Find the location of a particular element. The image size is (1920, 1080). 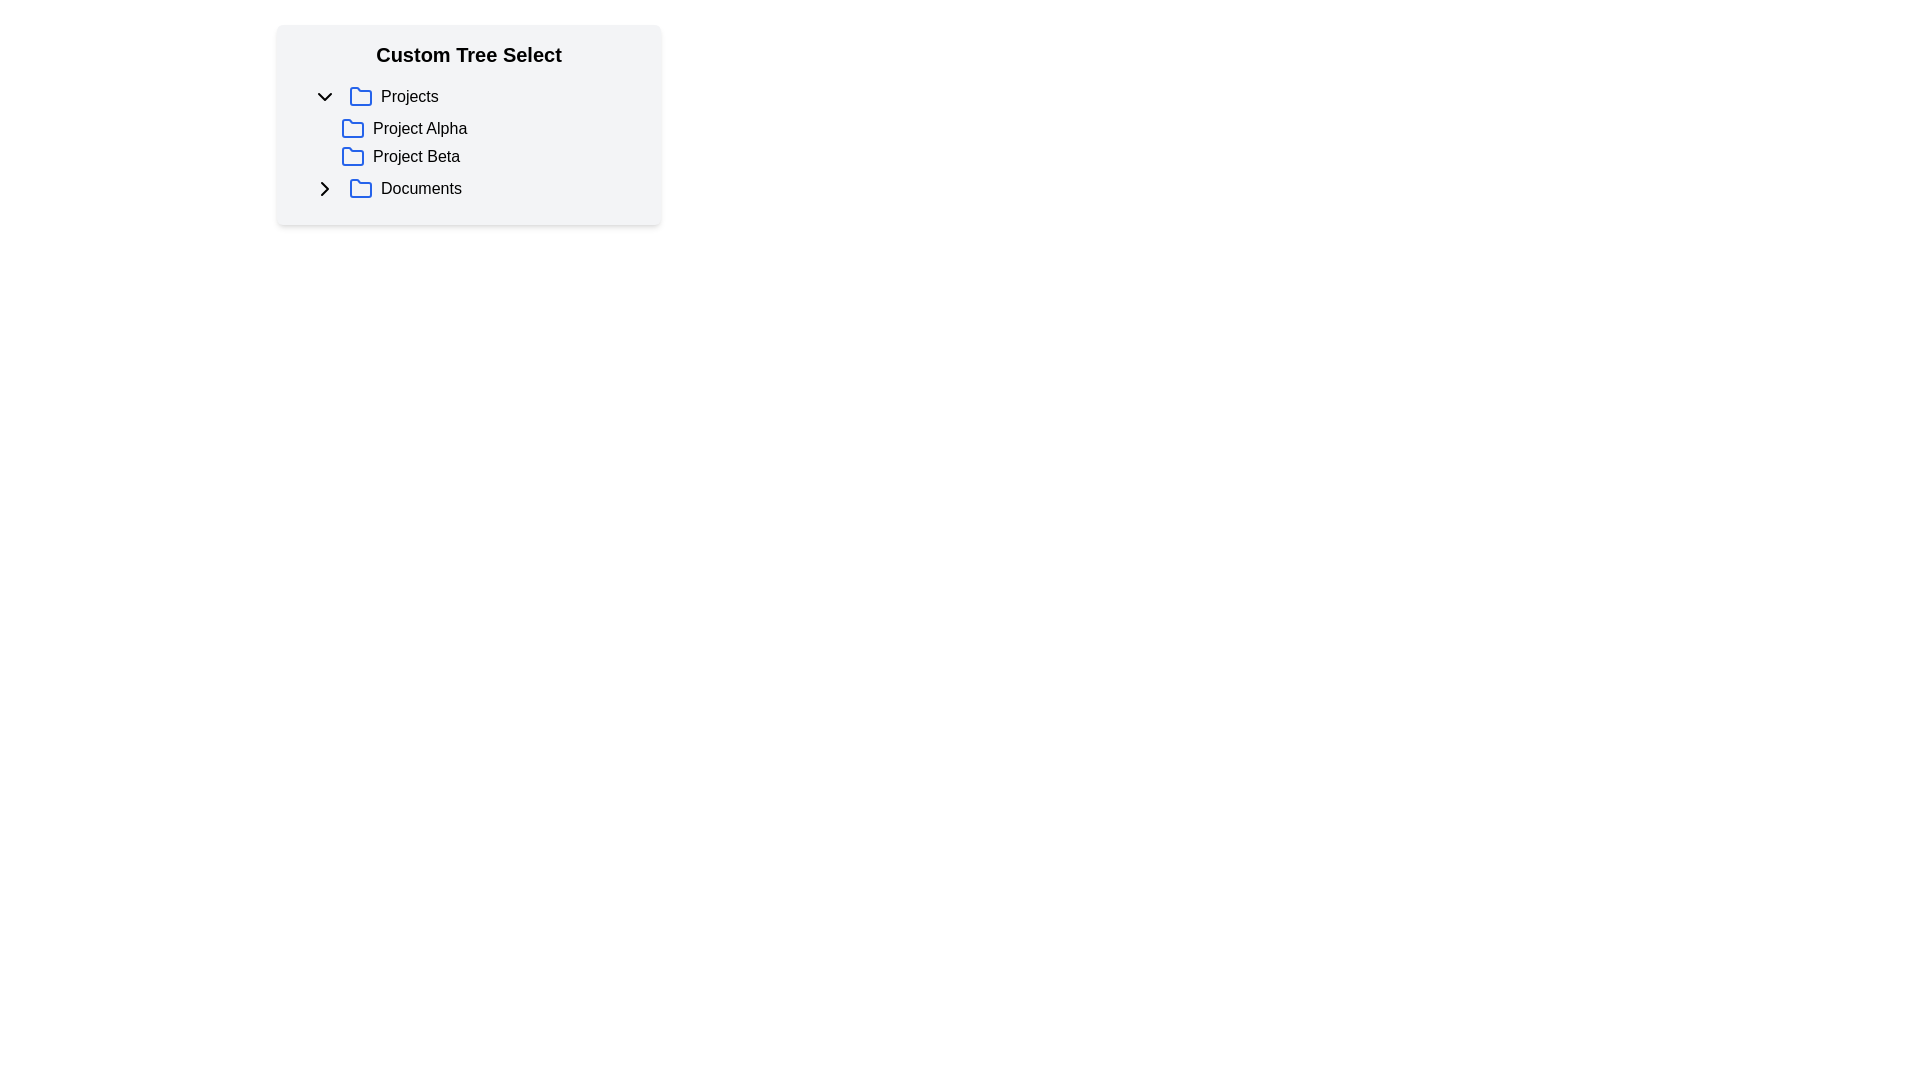

the blue folder icon located to the left of the text 'Documents' in a modern minimalistic design is located at coordinates (360, 189).